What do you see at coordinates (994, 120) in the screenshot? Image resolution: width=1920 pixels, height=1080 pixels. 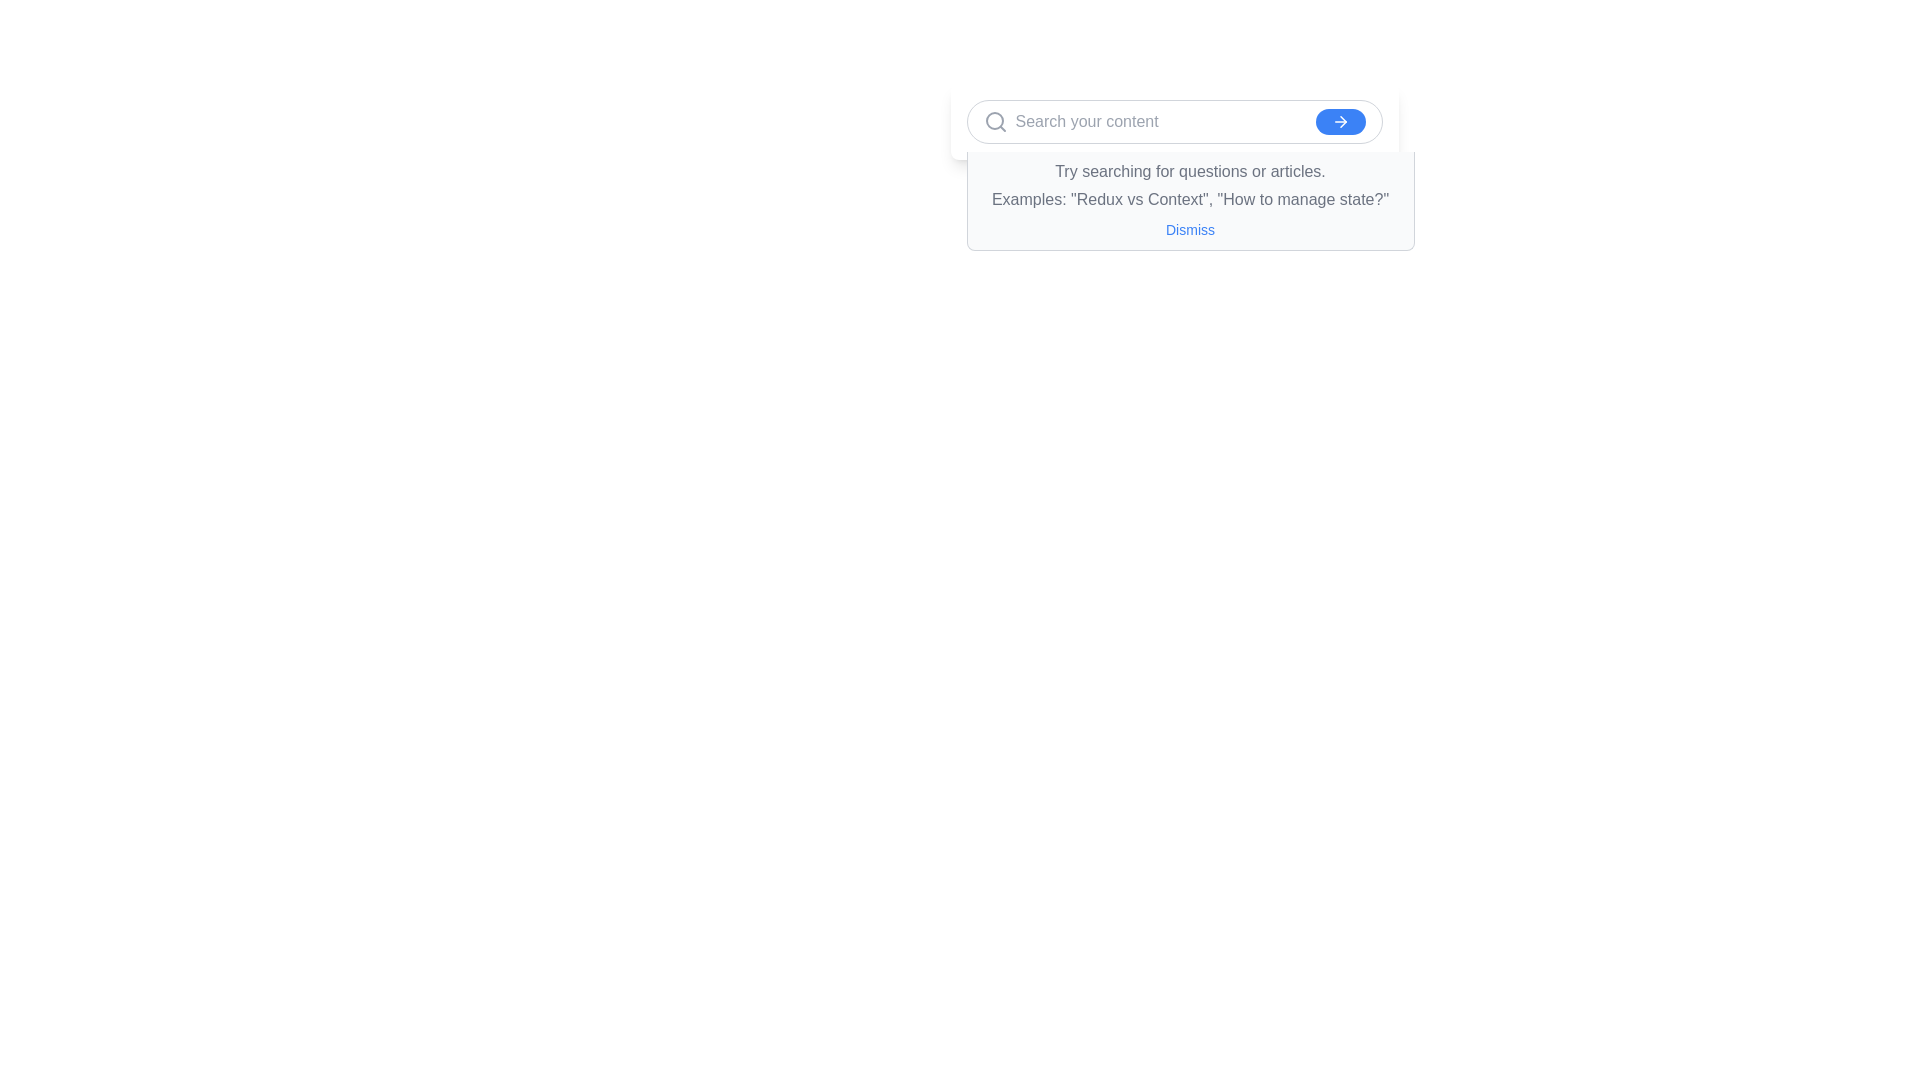 I see `the search icon part of the SVG graphic located to the left of the search input field in the top-right corner of the interface` at bounding box center [994, 120].